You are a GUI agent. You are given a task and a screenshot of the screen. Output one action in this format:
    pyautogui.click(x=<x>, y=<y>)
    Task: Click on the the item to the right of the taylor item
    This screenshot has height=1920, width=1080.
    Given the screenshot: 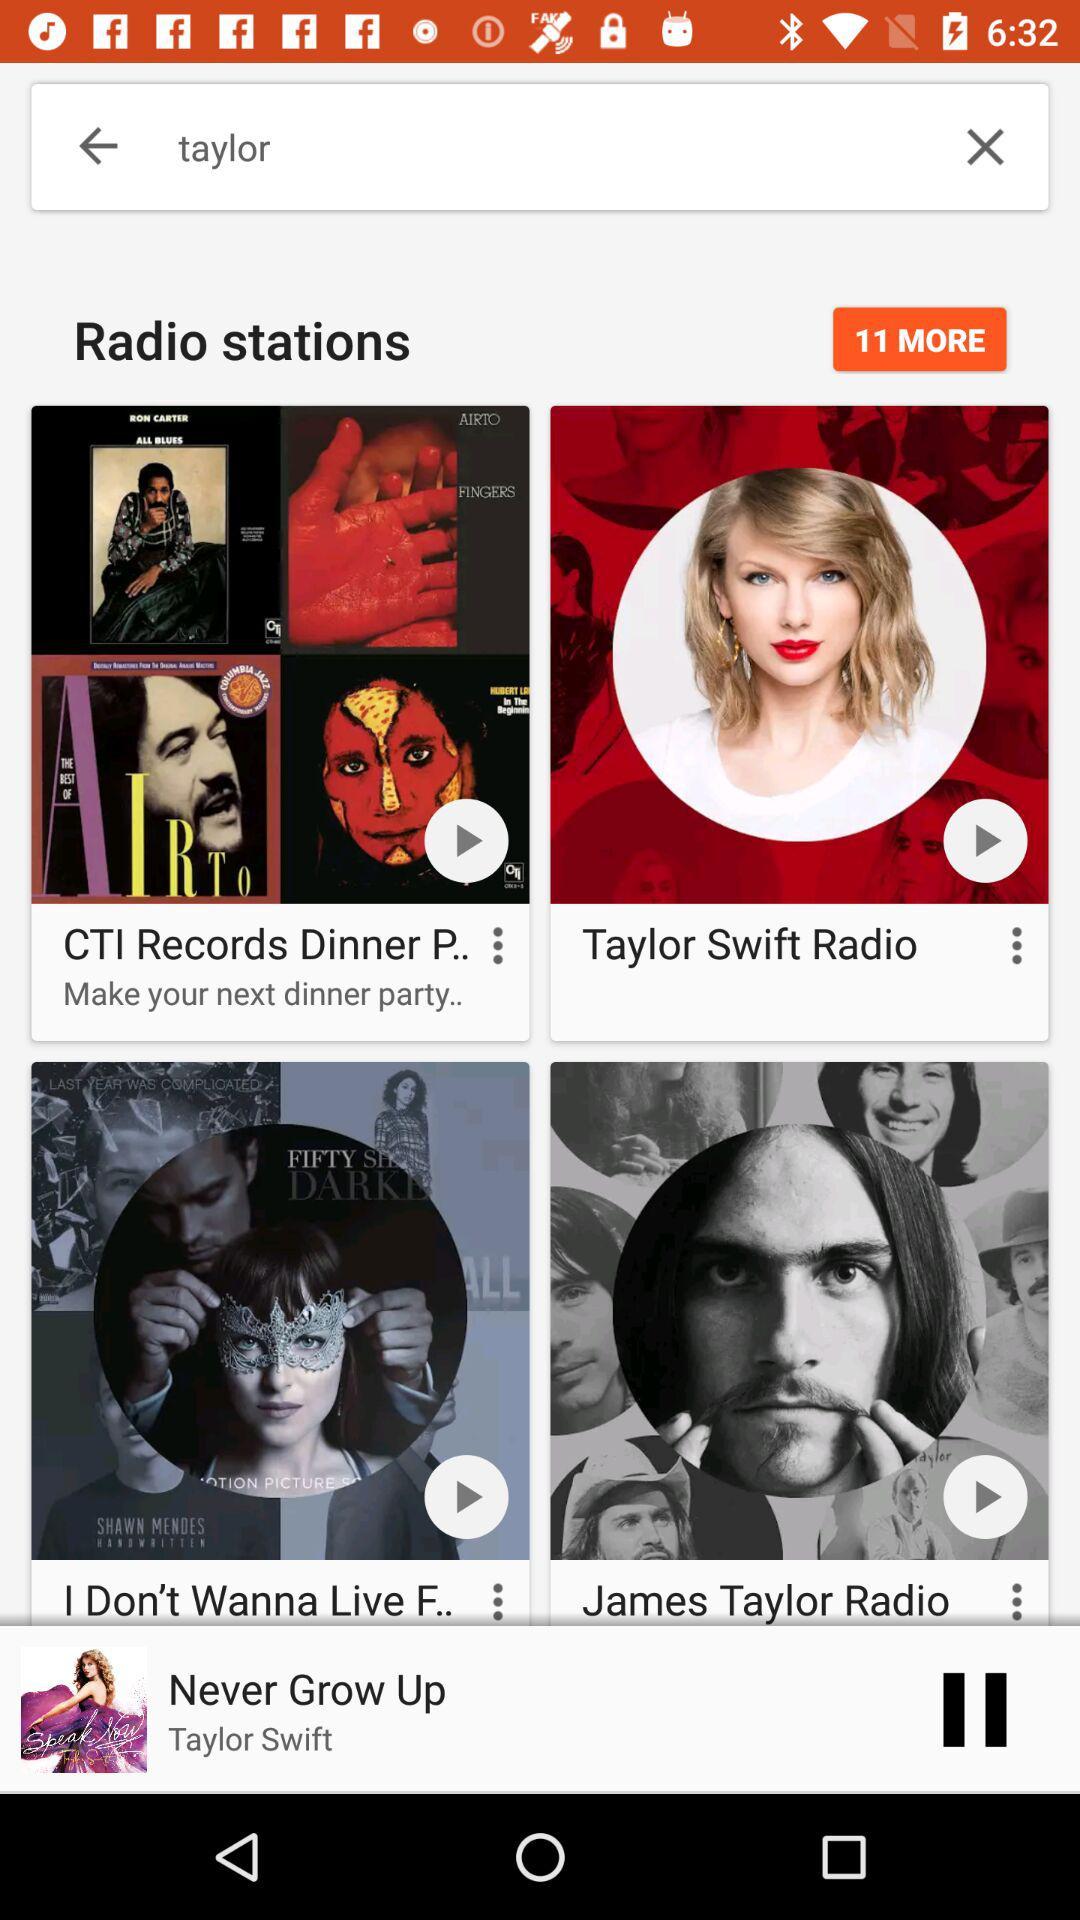 What is the action you would take?
    pyautogui.click(x=984, y=146)
    